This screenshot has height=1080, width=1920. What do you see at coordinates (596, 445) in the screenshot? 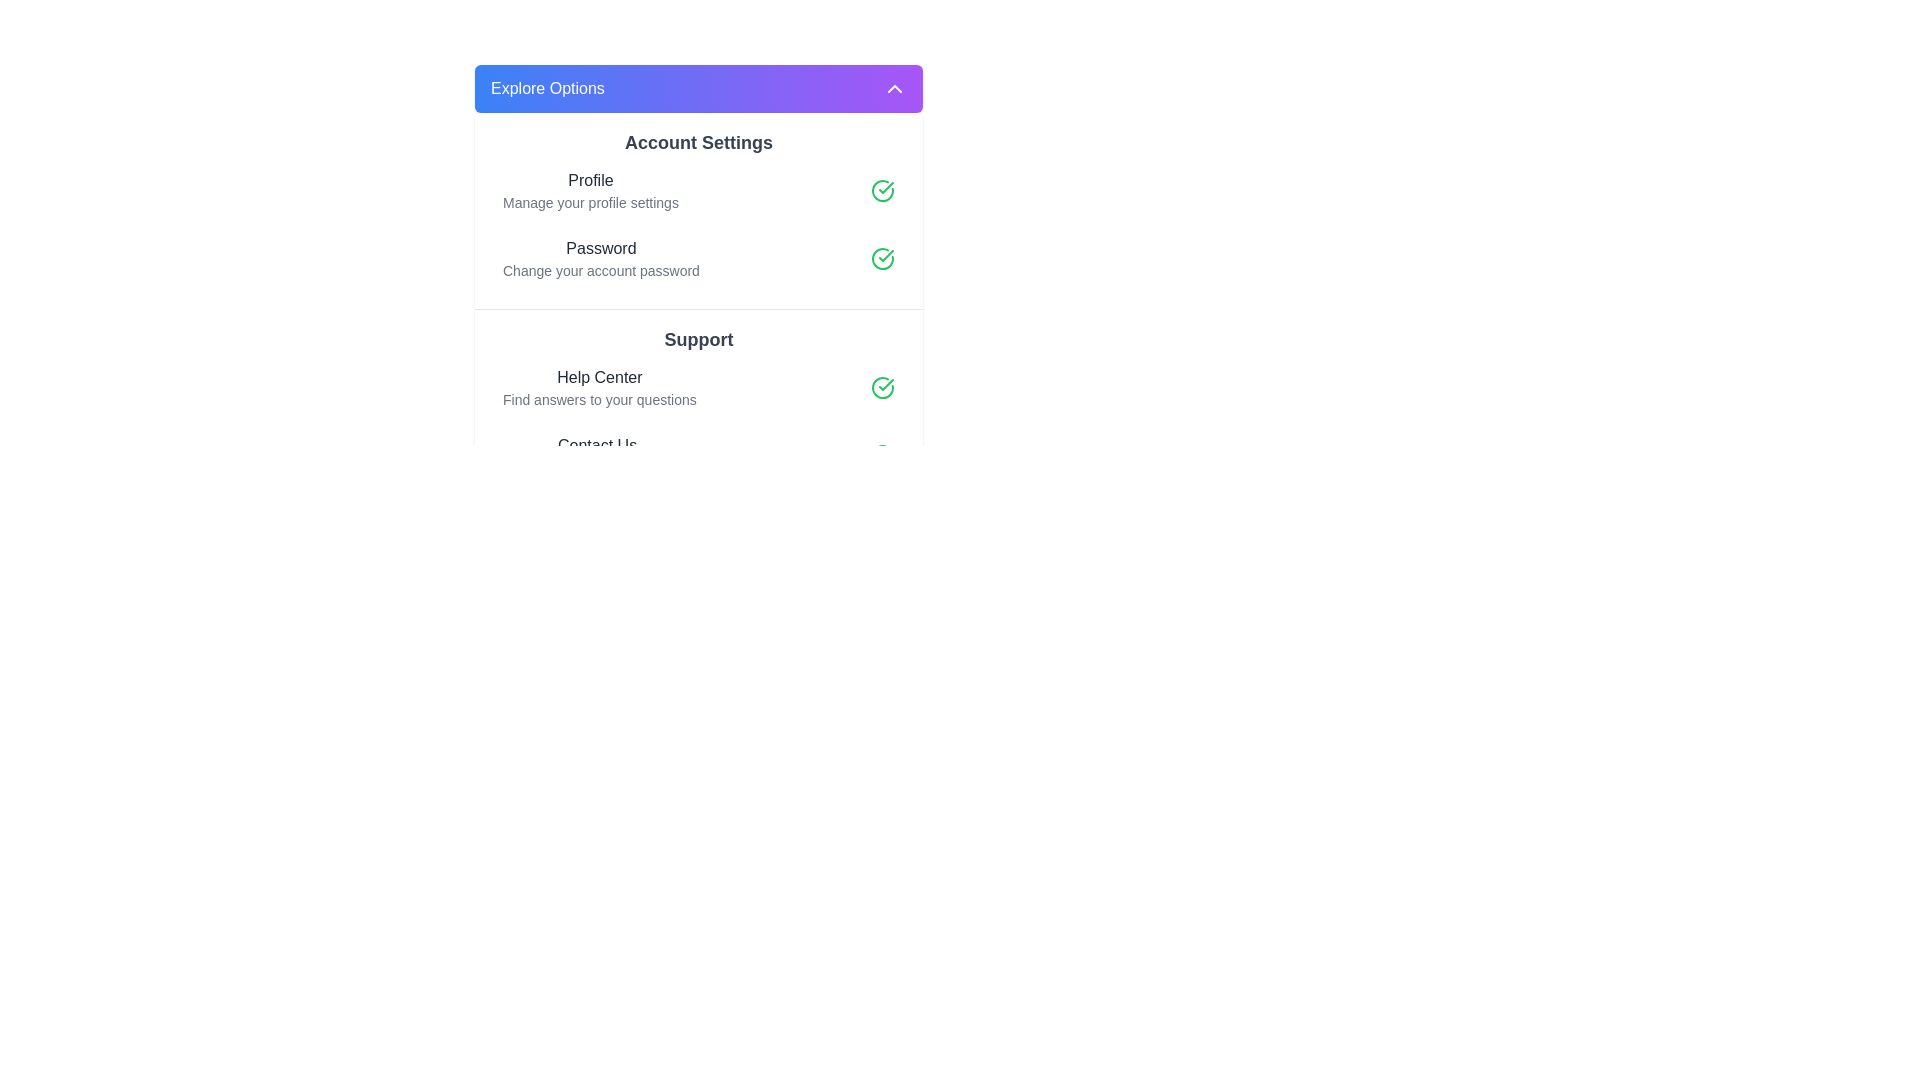
I see `the Text Label indicating the possibility of contacting the support team, located in the 'Support' section below the 'Help Center' text` at bounding box center [596, 445].